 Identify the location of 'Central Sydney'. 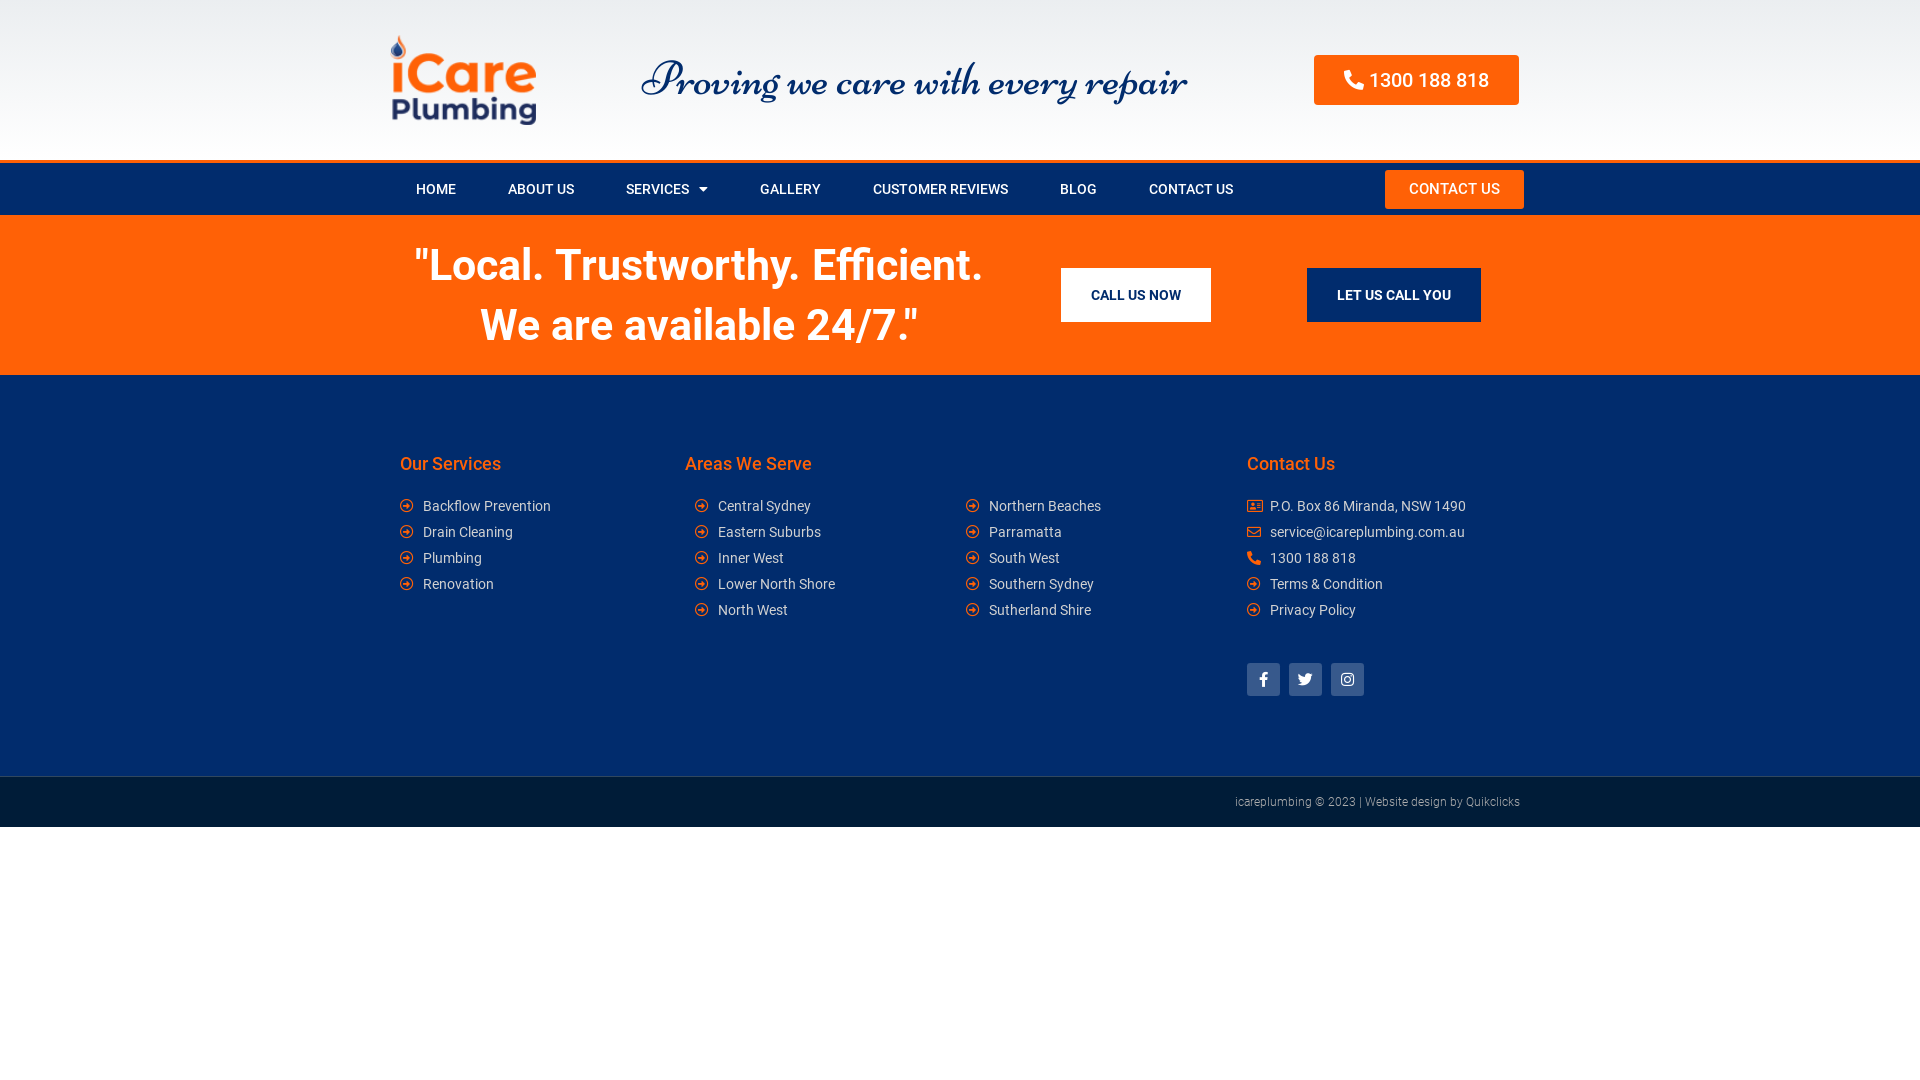
(695, 504).